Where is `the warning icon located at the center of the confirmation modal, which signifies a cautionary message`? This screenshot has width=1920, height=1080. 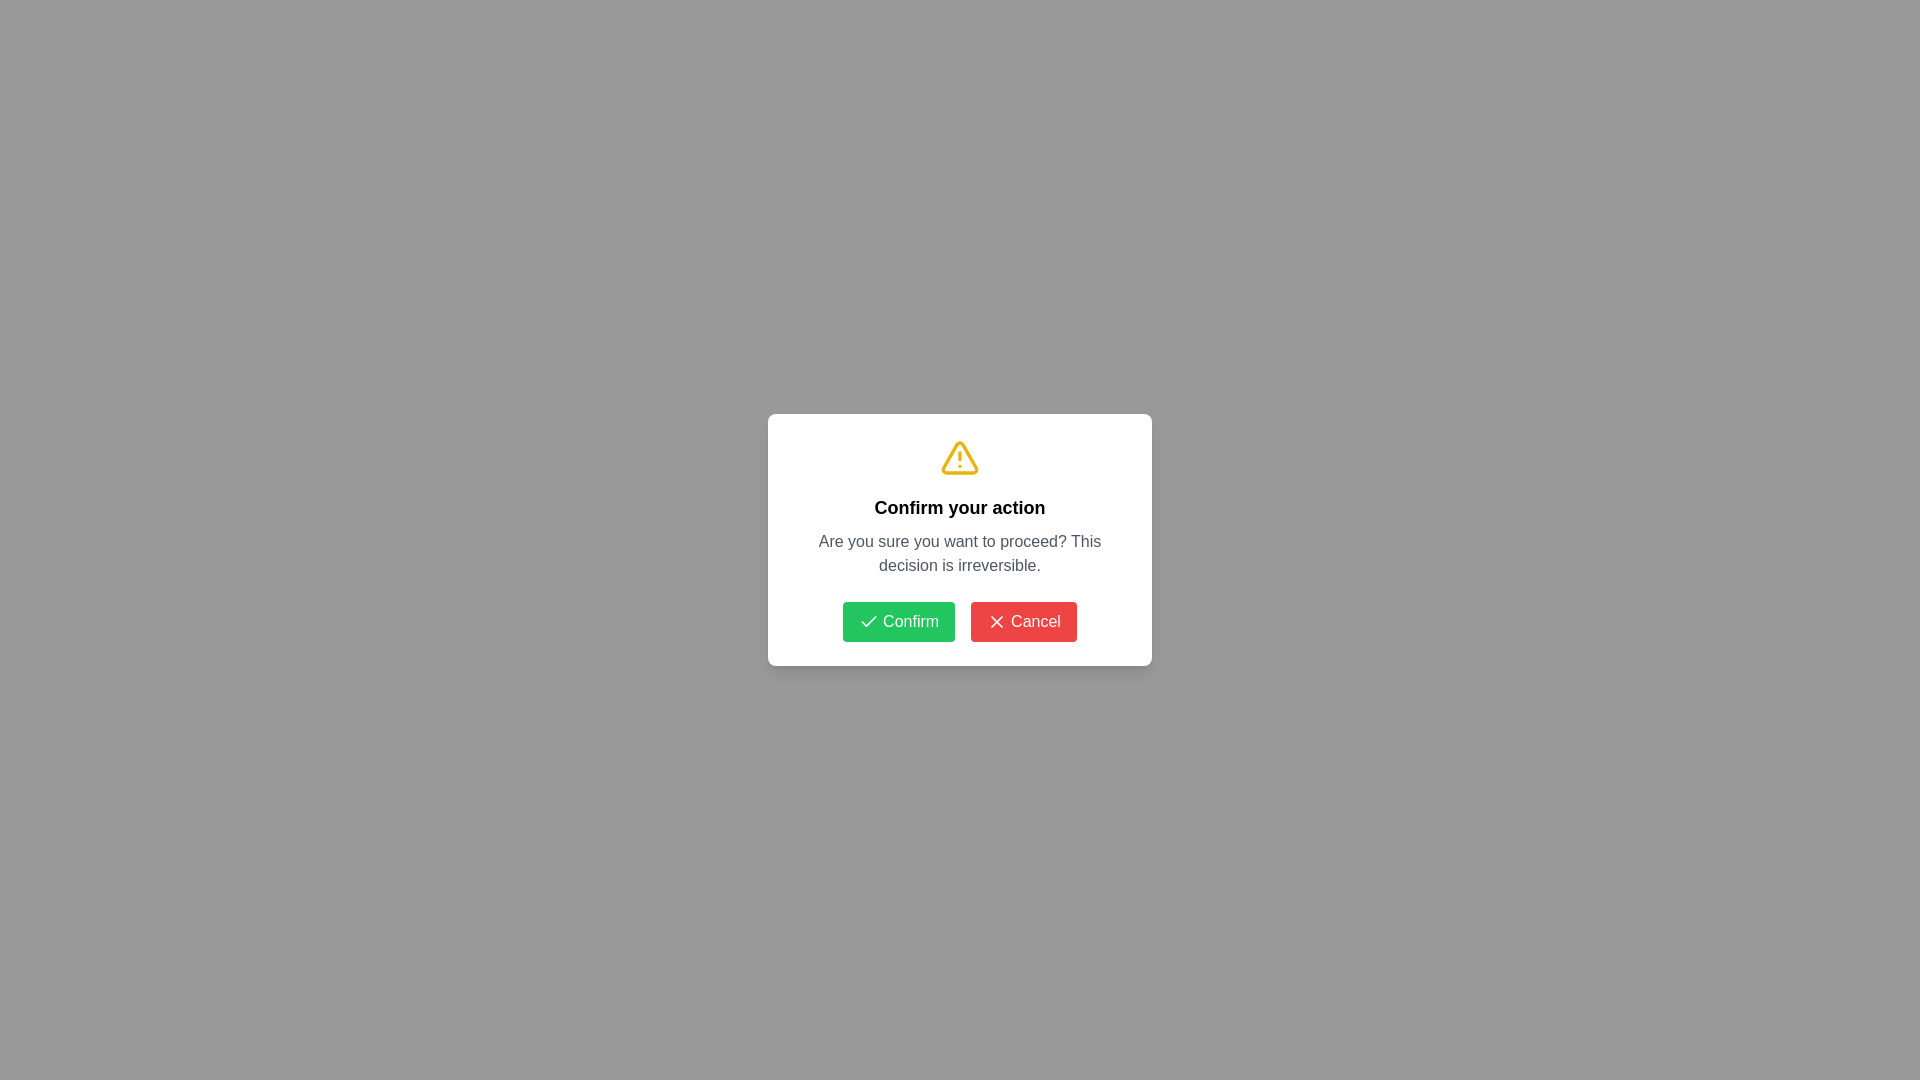
the warning icon located at the center of the confirmation modal, which signifies a cautionary message is located at coordinates (960, 458).